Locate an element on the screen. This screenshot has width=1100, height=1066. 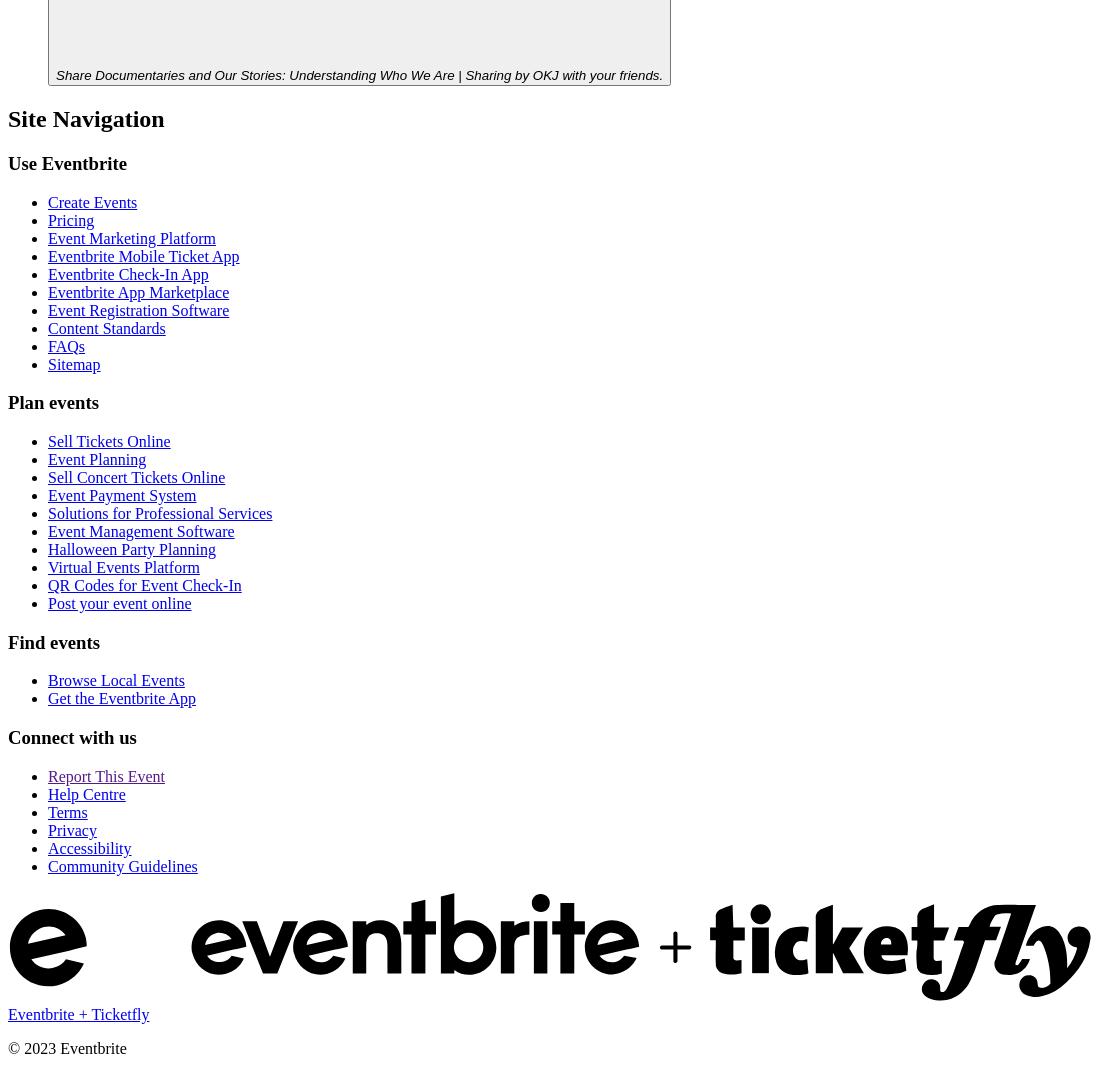
'Create Events' is located at coordinates (92, 200).